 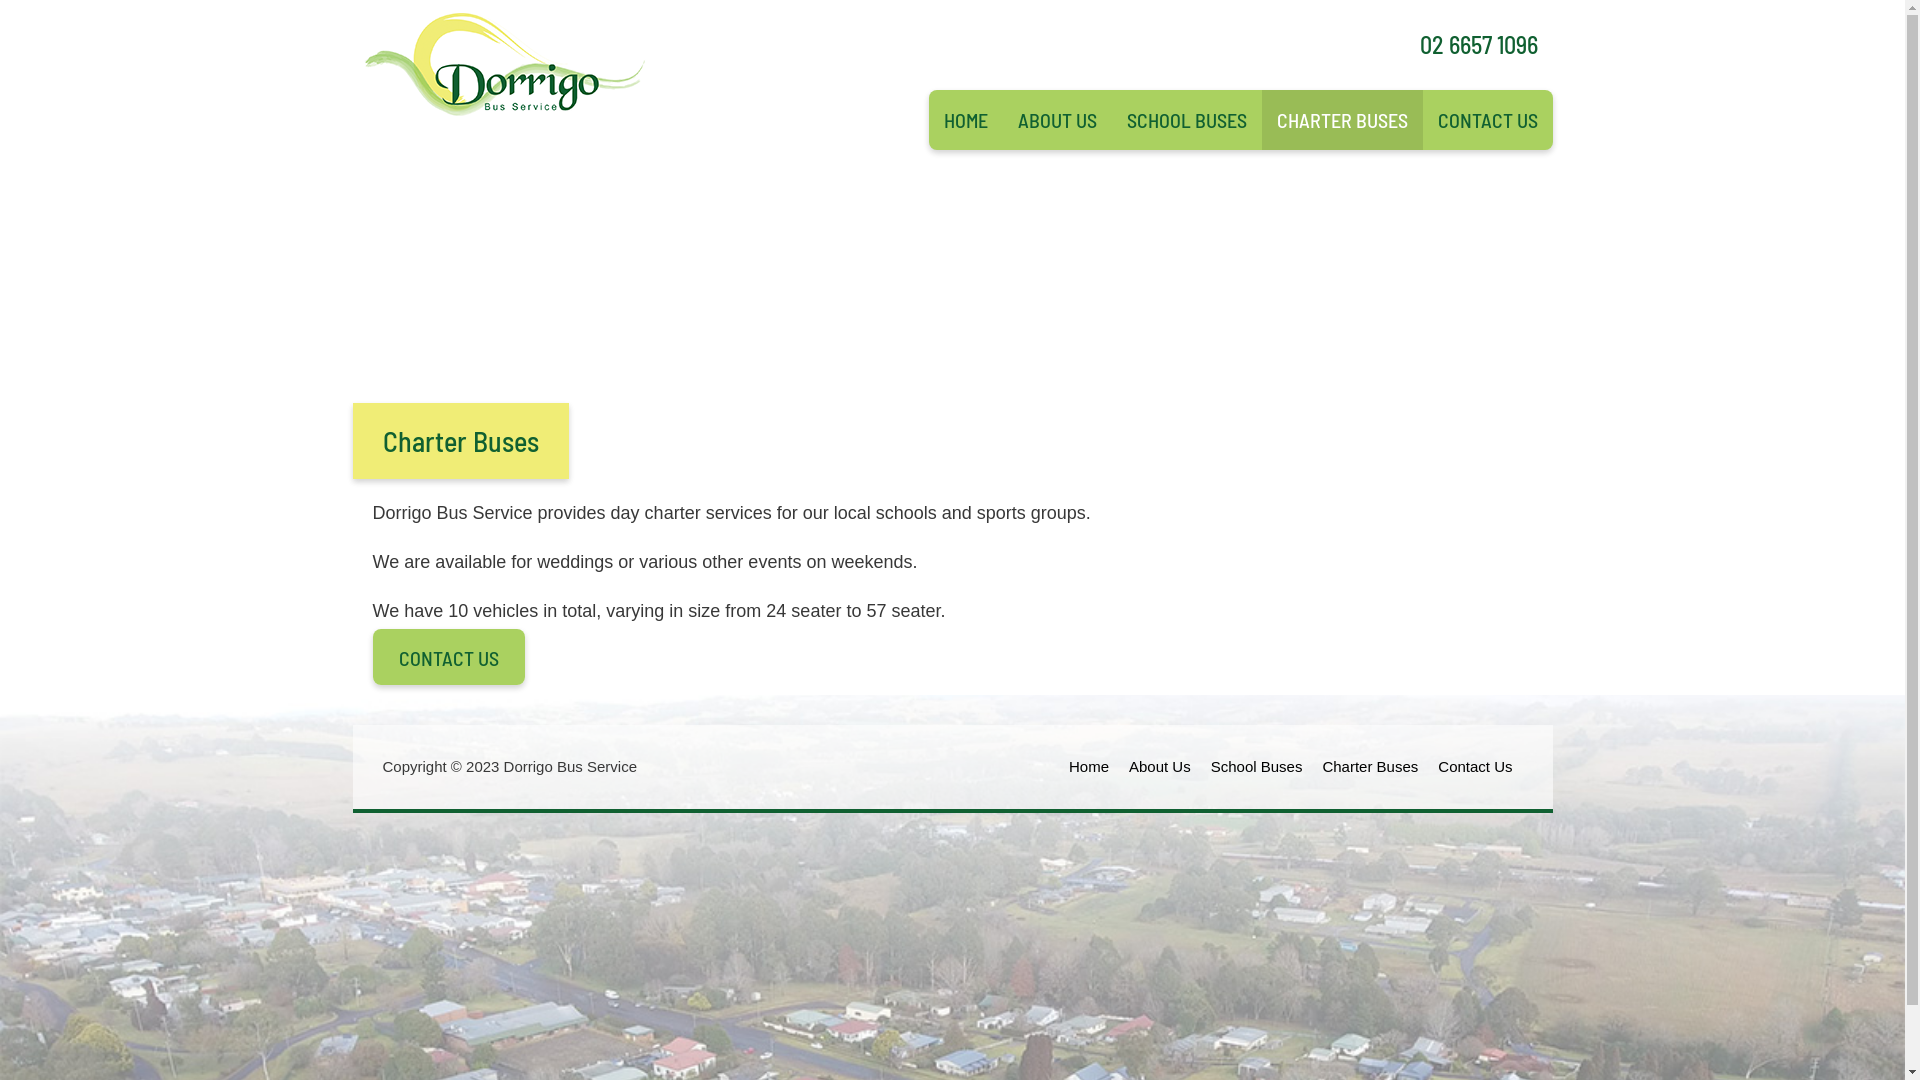 What do you see at coordinates (1478, 44) in the screenshot?
I see `'02 6657 1096'` at bounding box center [1478, 44].